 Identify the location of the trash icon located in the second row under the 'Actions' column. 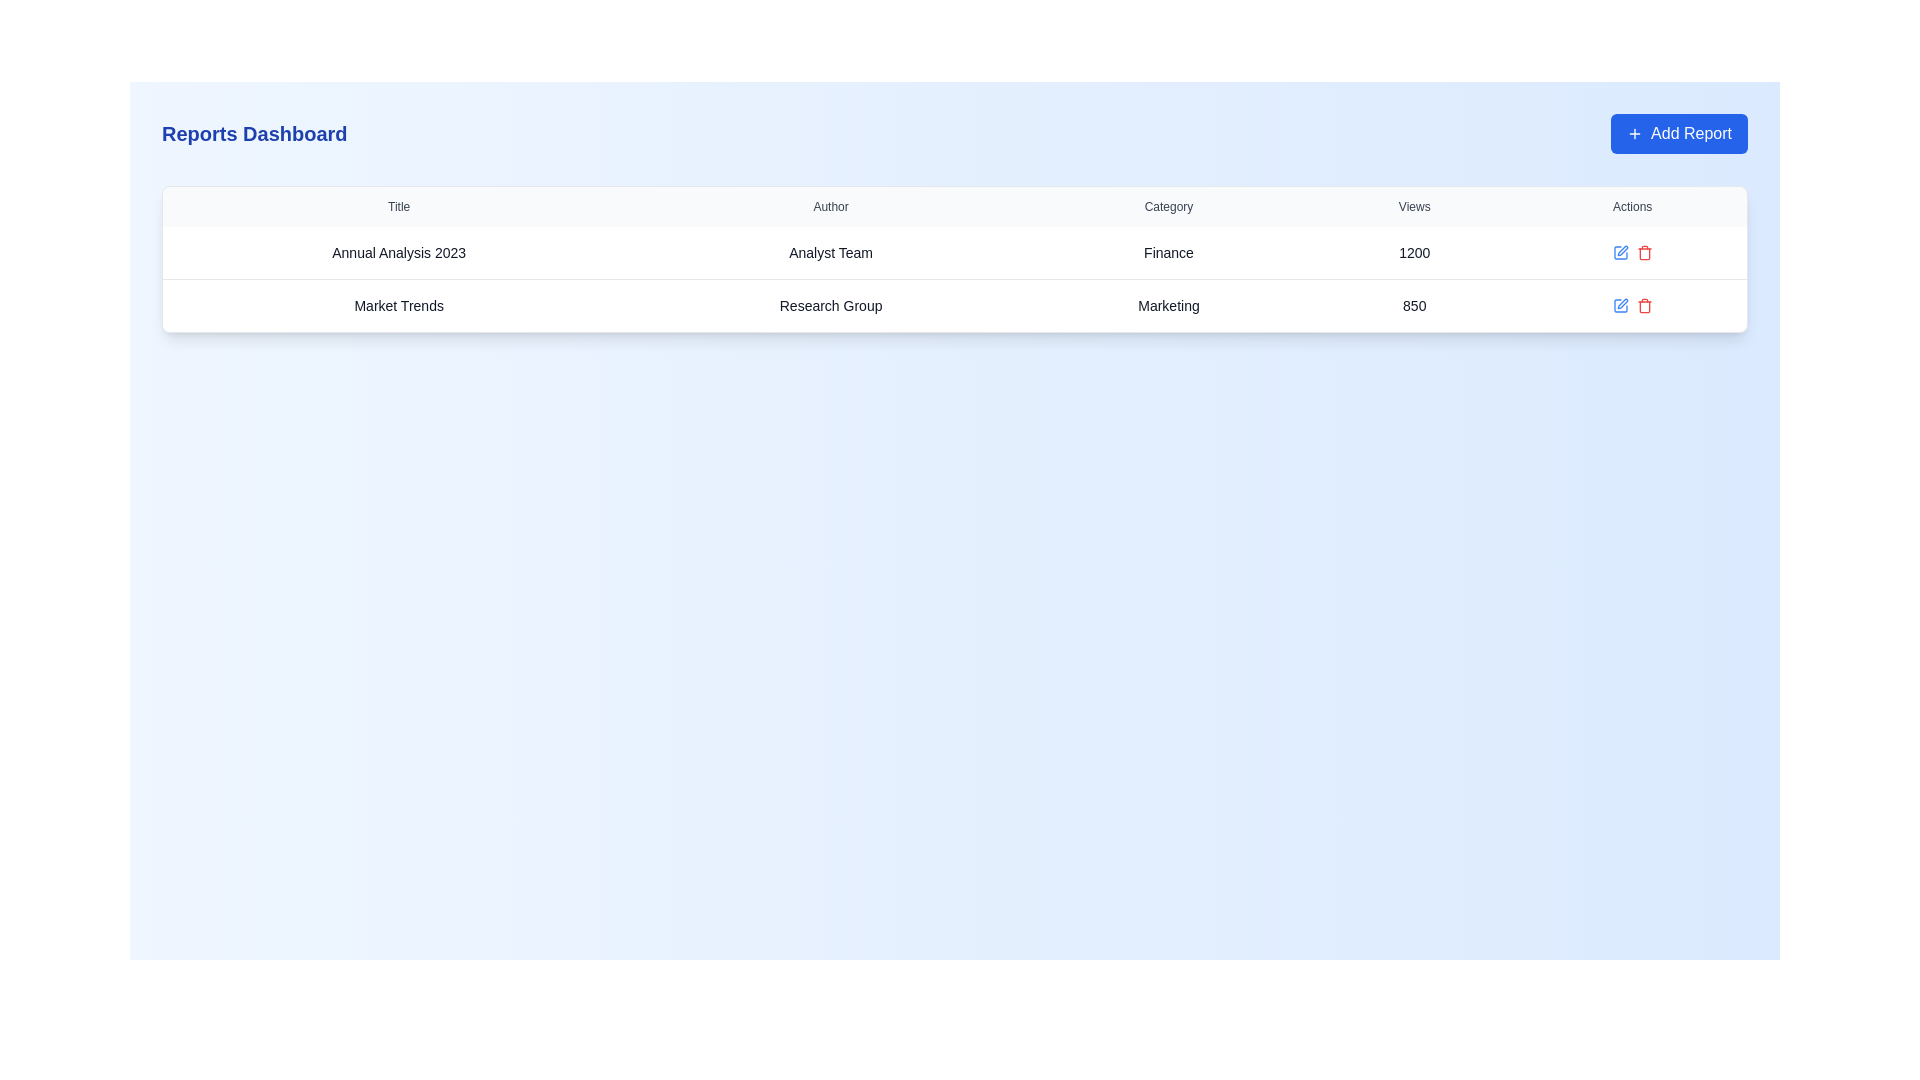
(1644, 307).